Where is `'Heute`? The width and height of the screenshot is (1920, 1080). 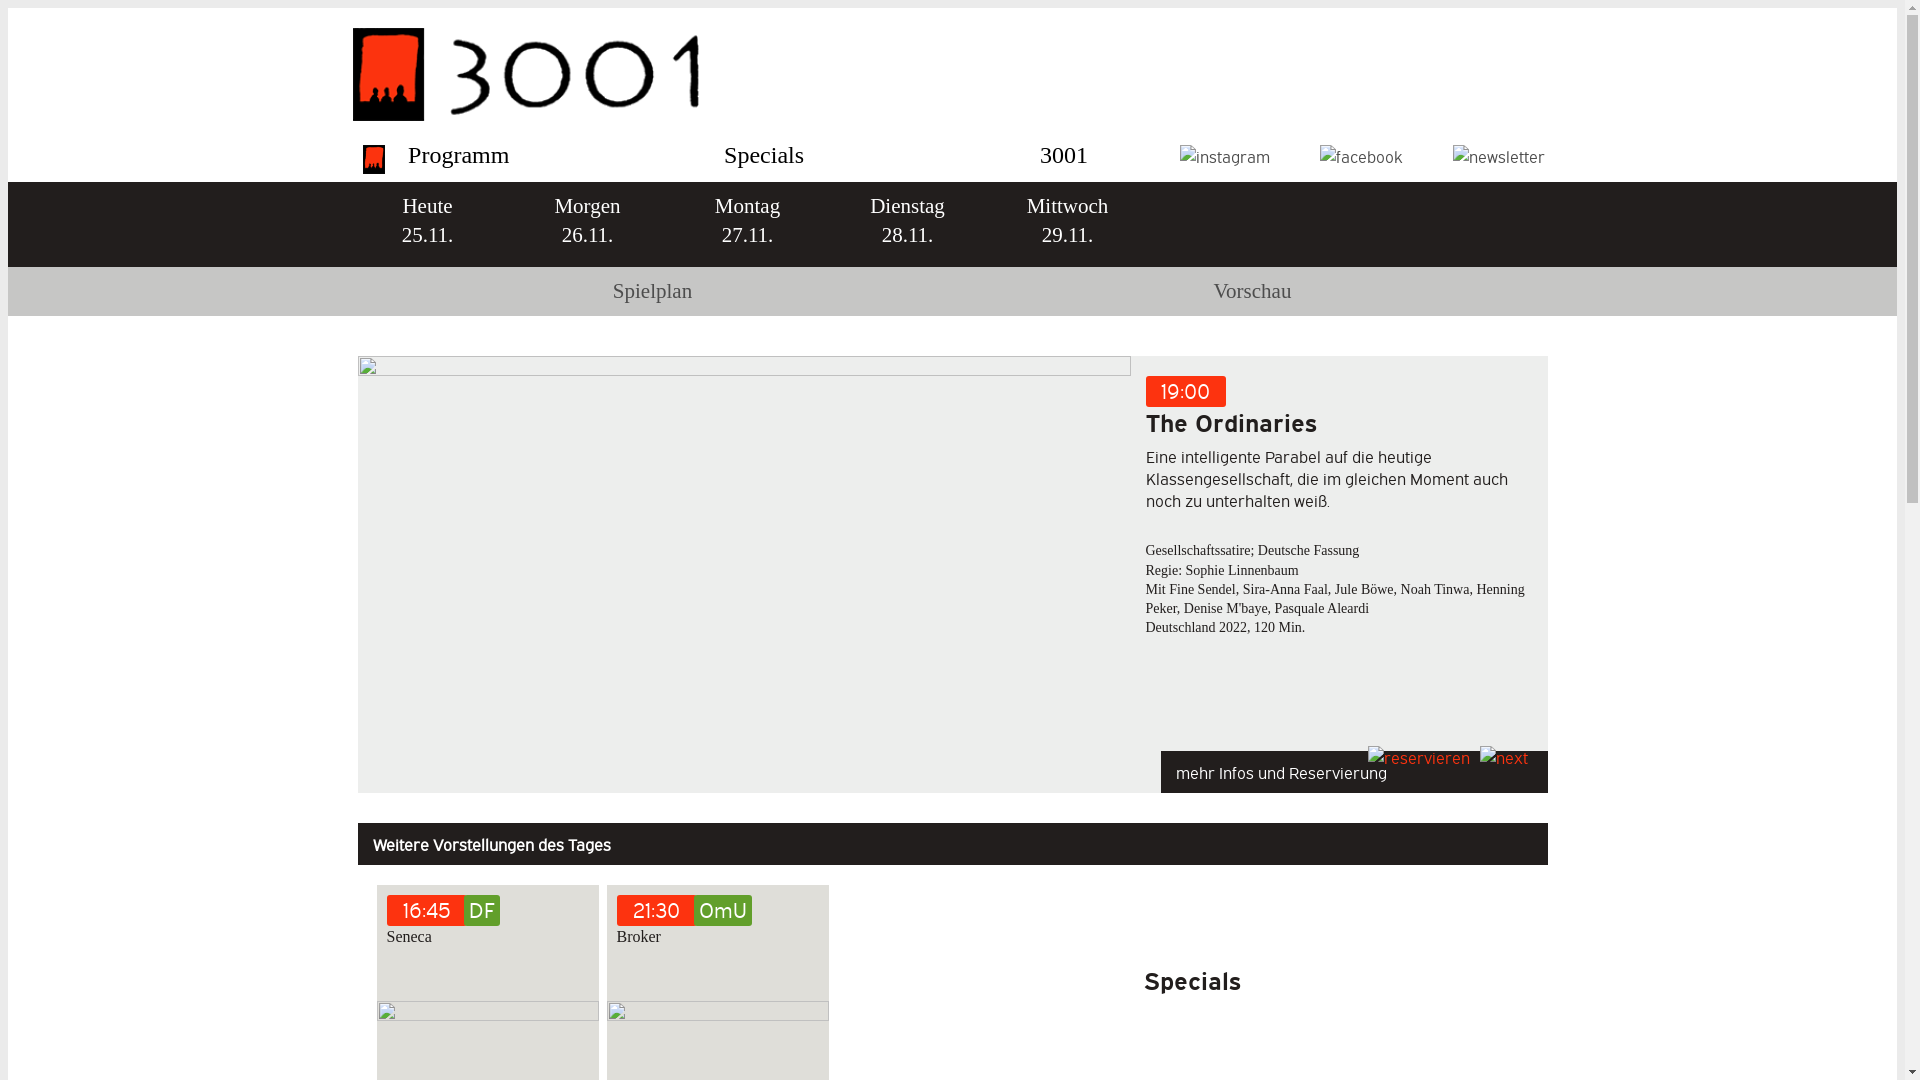 'Heute is located at coordinates (426, 224).